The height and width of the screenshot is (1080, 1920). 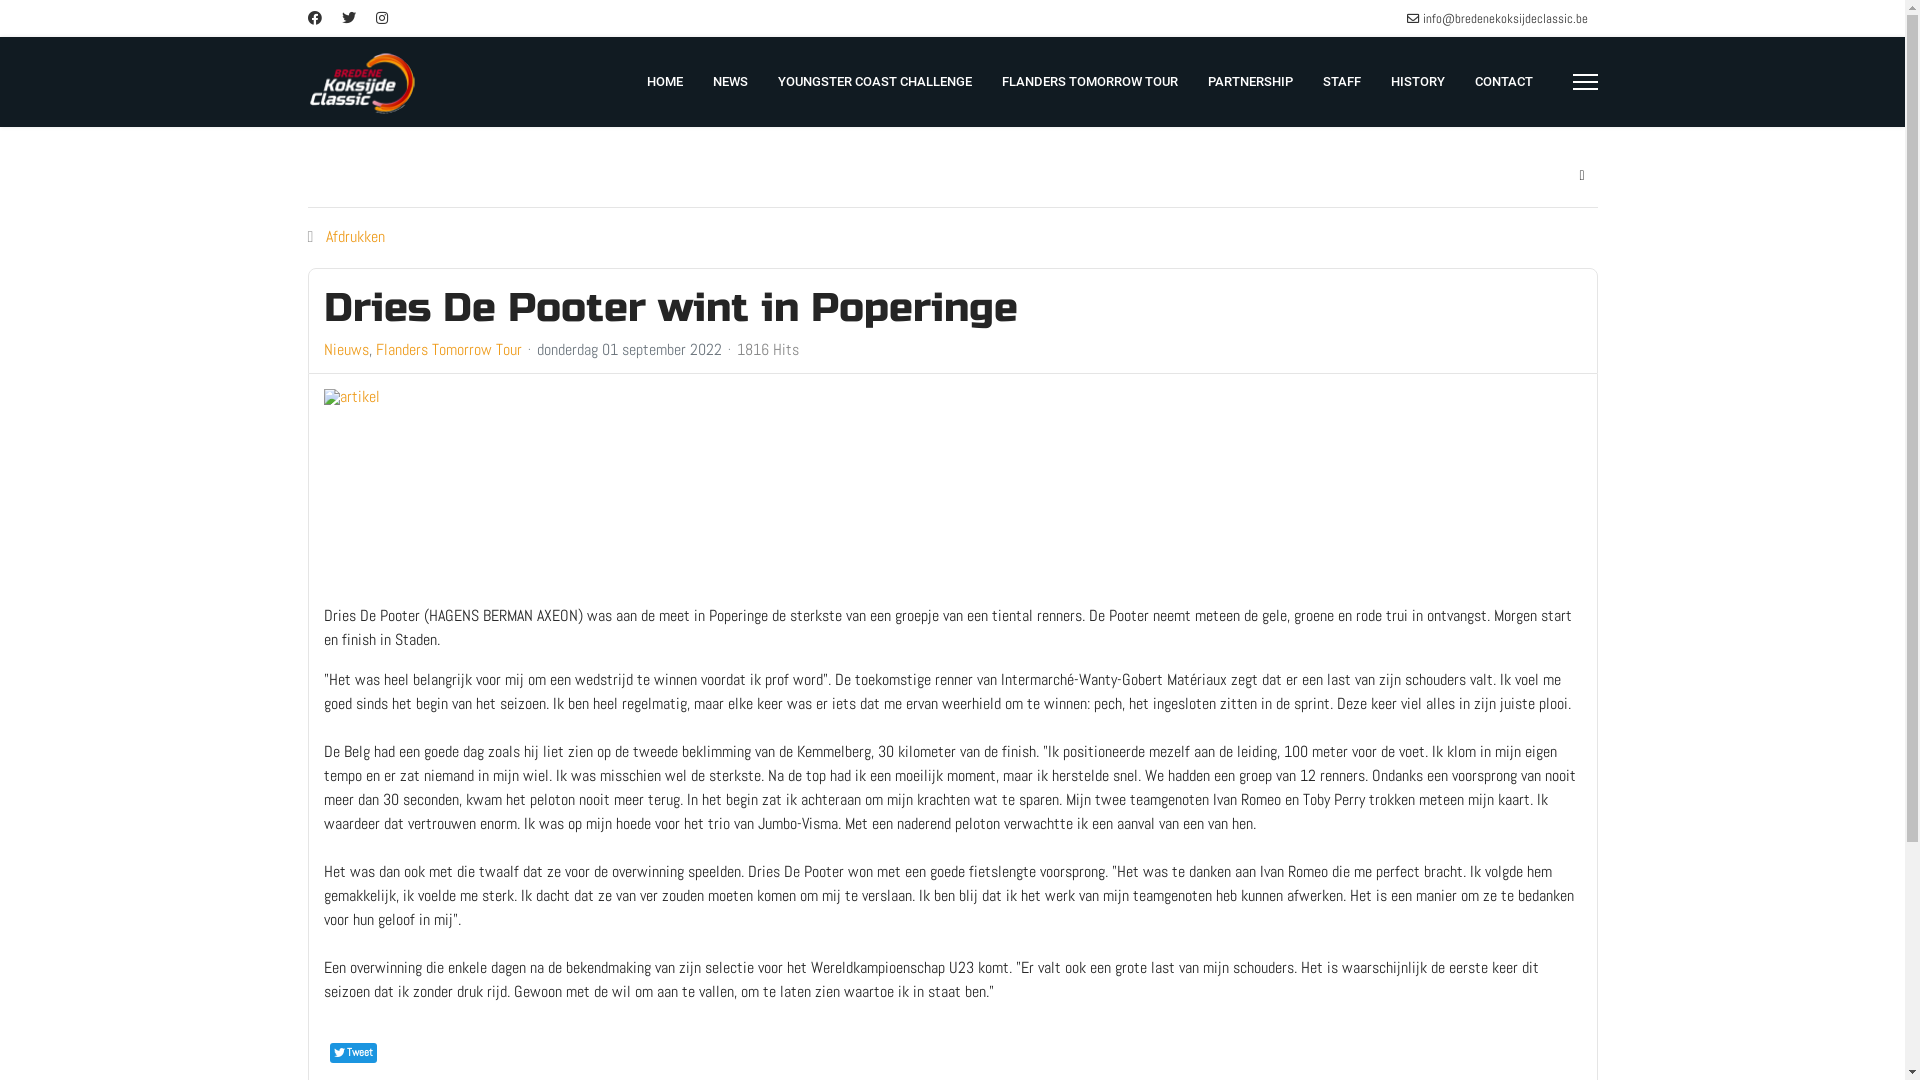 I want to click on 'Nieuws', so click(x=346, y=349).